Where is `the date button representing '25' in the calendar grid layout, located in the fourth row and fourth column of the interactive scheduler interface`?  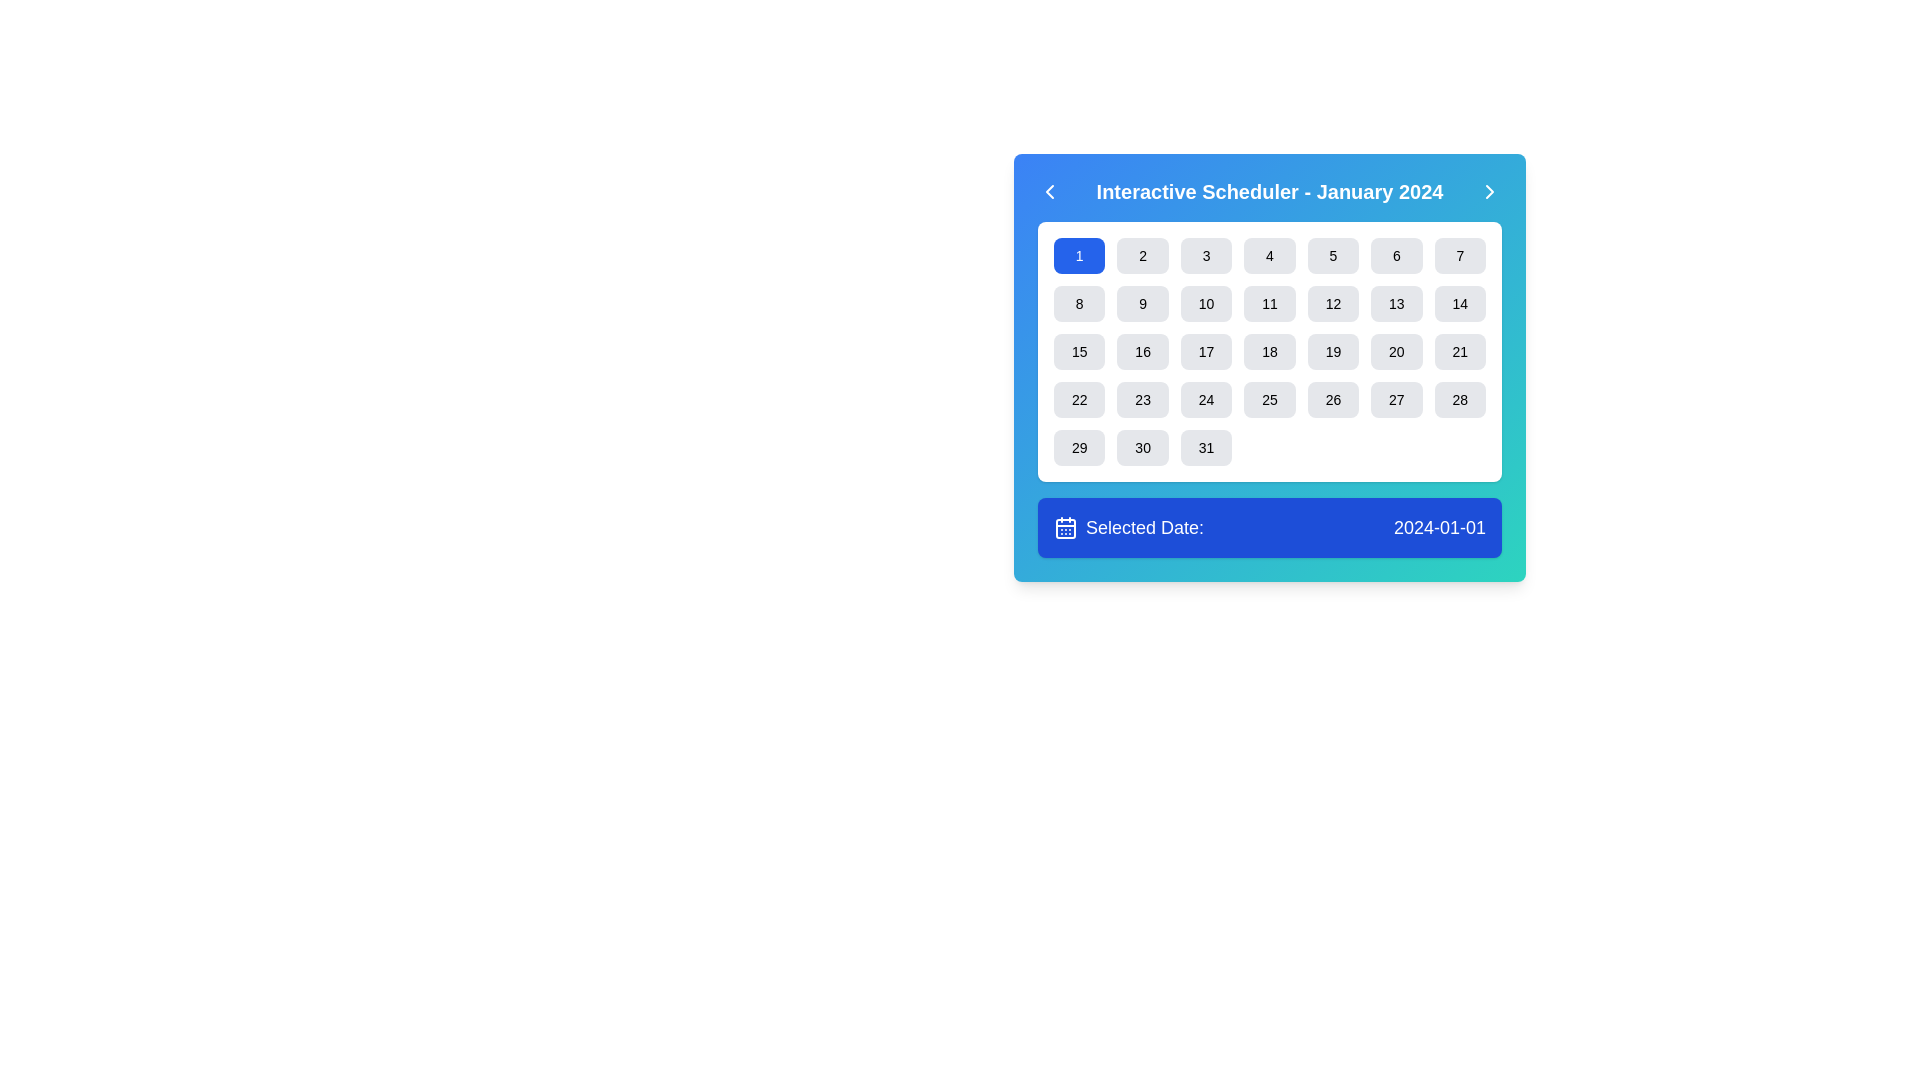
the date button representing '25' in the calendar grid layout, located in the fourth row and fourth column of the interactive scheduler interface is located at coordinates (1269, 400).